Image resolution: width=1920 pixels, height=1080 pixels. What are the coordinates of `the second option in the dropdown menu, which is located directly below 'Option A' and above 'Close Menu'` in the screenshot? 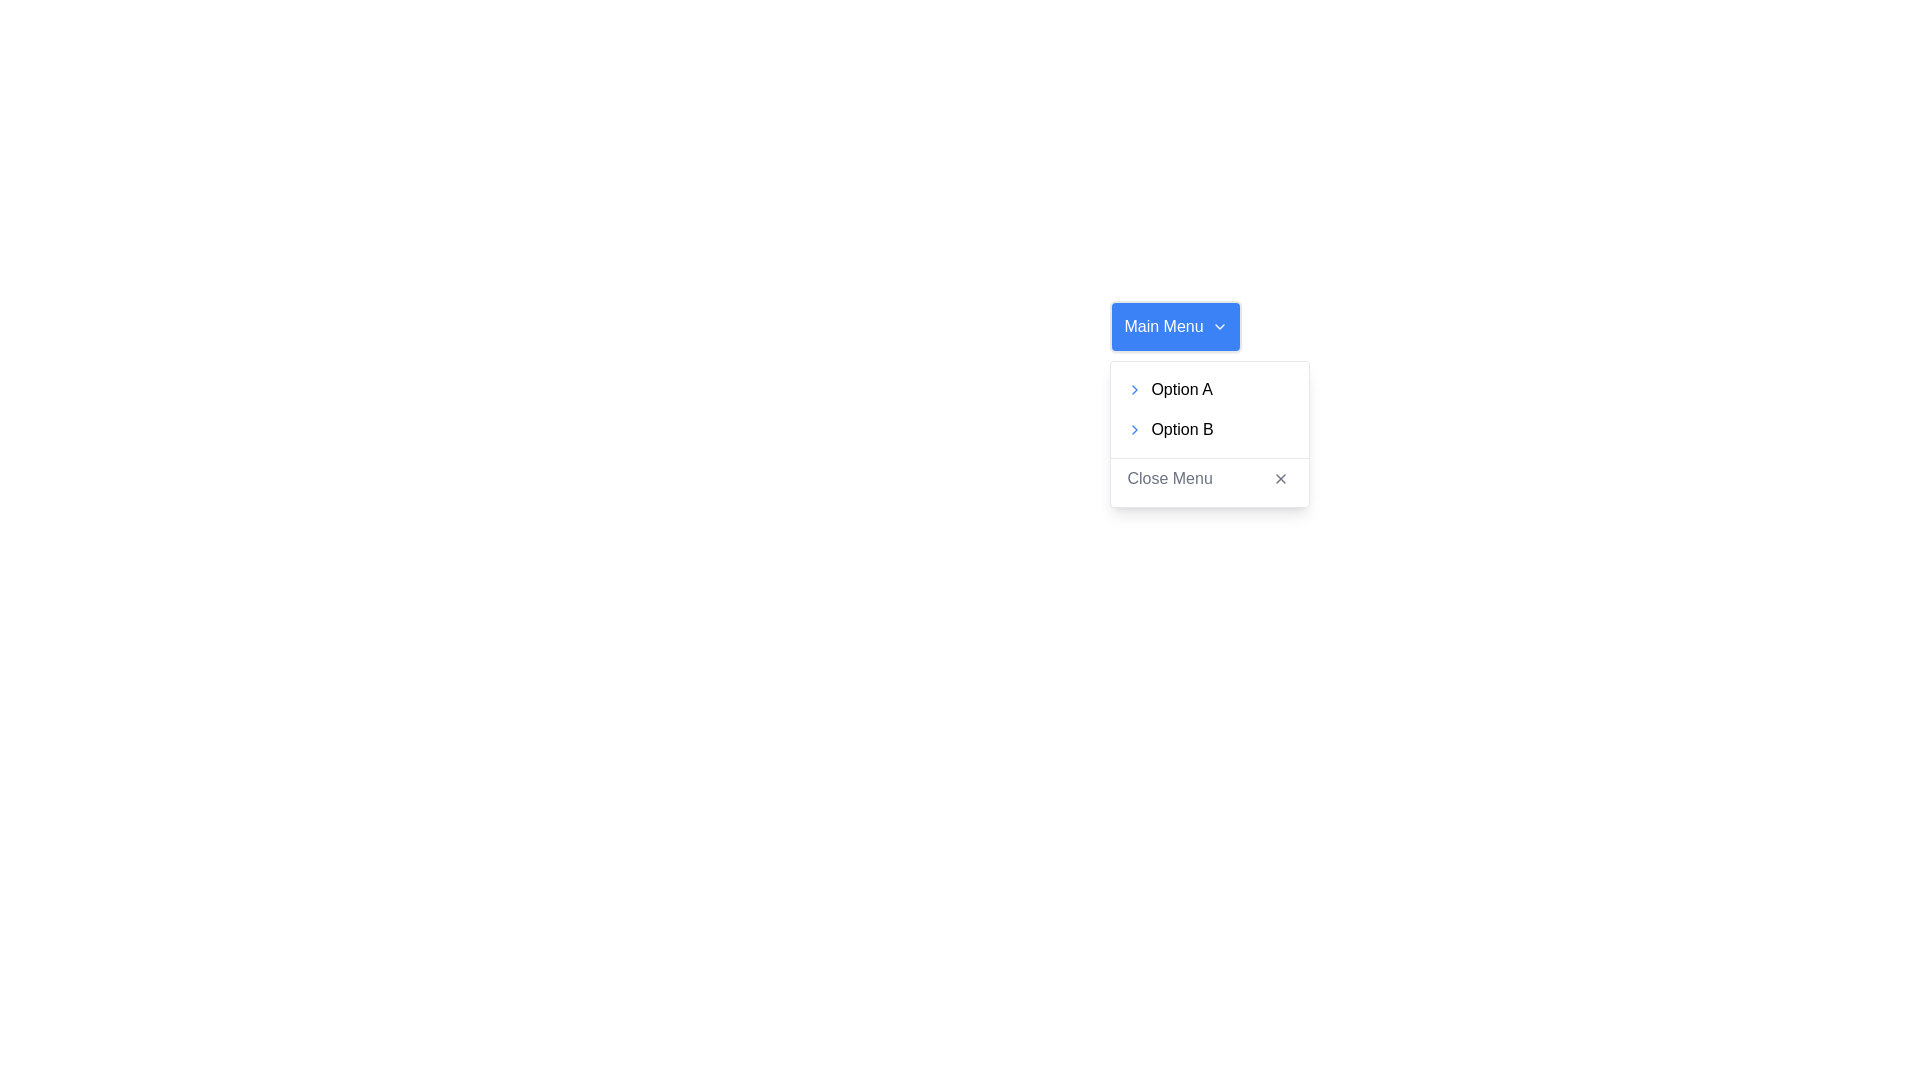 It's located at (1209, 428).